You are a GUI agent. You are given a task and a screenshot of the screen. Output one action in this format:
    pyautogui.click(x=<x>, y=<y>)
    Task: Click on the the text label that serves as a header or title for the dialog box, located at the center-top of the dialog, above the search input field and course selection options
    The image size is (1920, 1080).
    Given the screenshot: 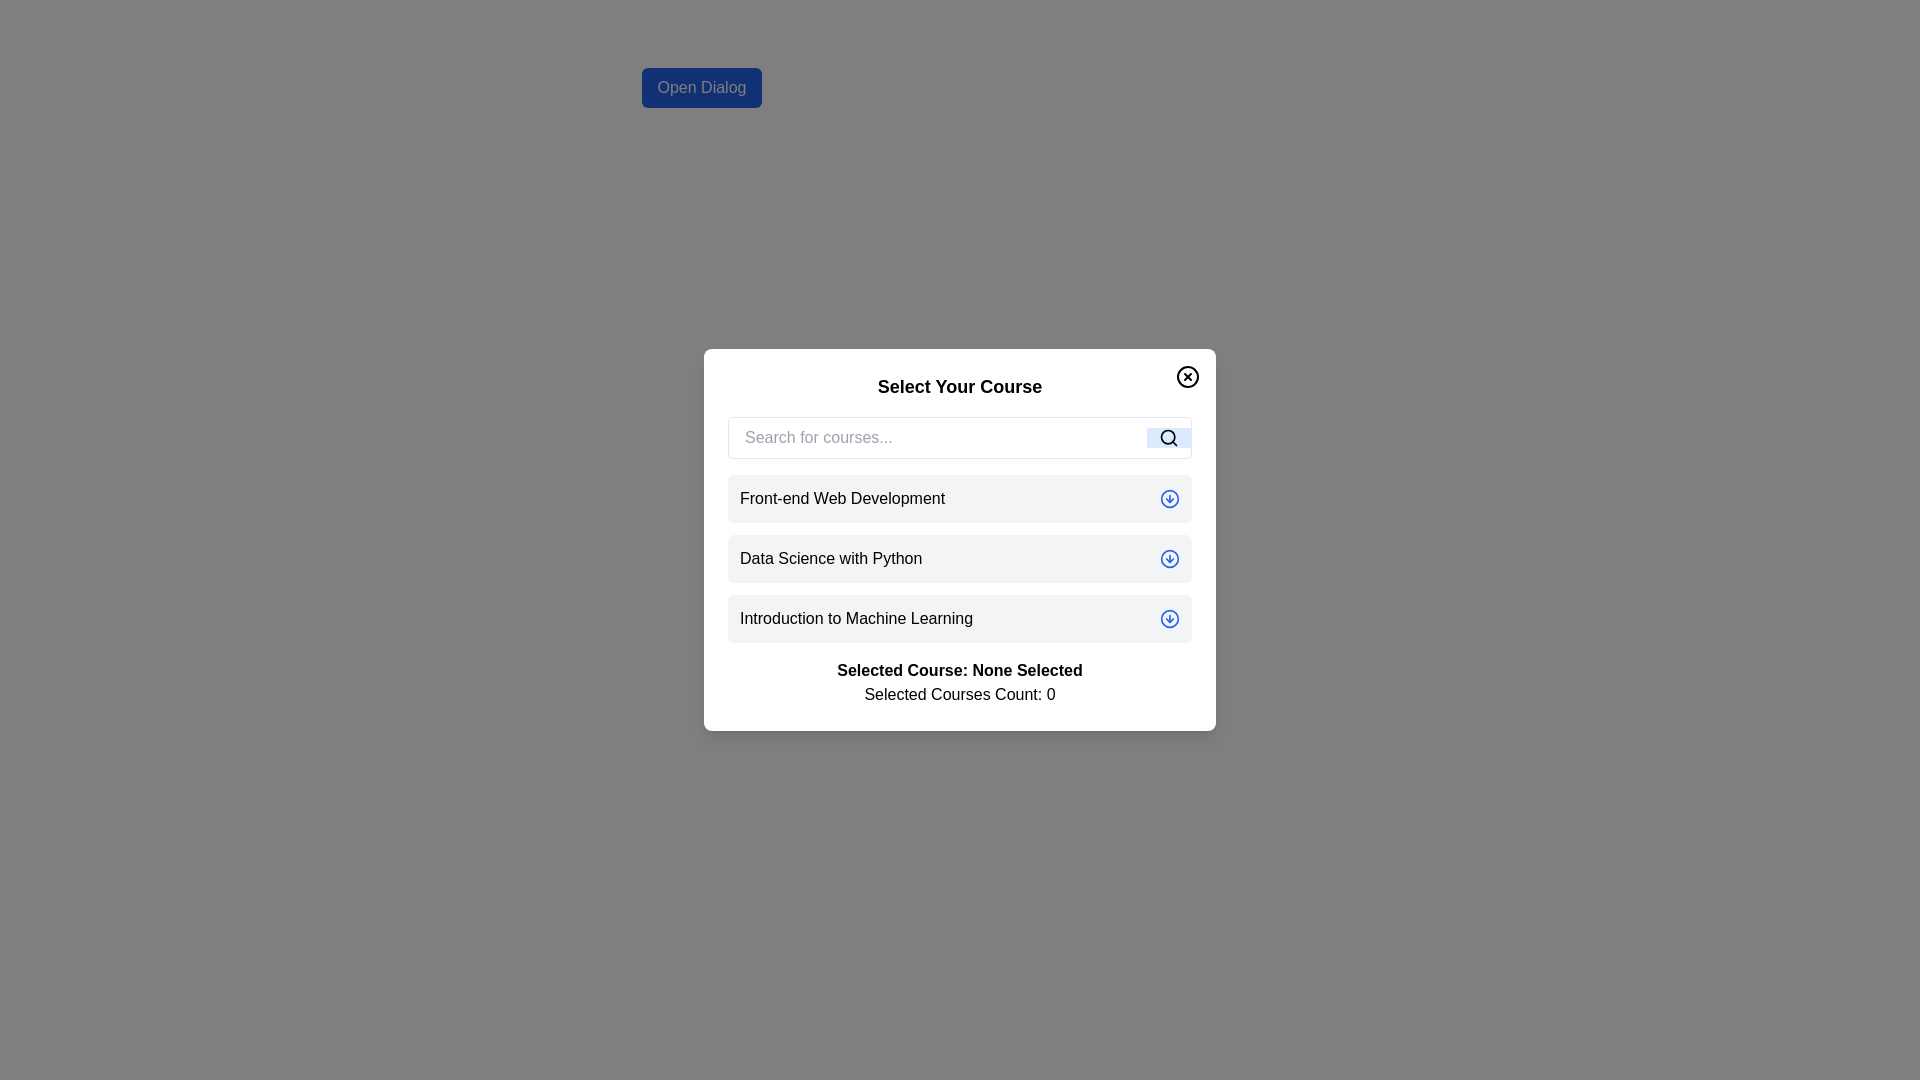 What is the action you would take?
    pyautogui.click(x=960, y=386)
    